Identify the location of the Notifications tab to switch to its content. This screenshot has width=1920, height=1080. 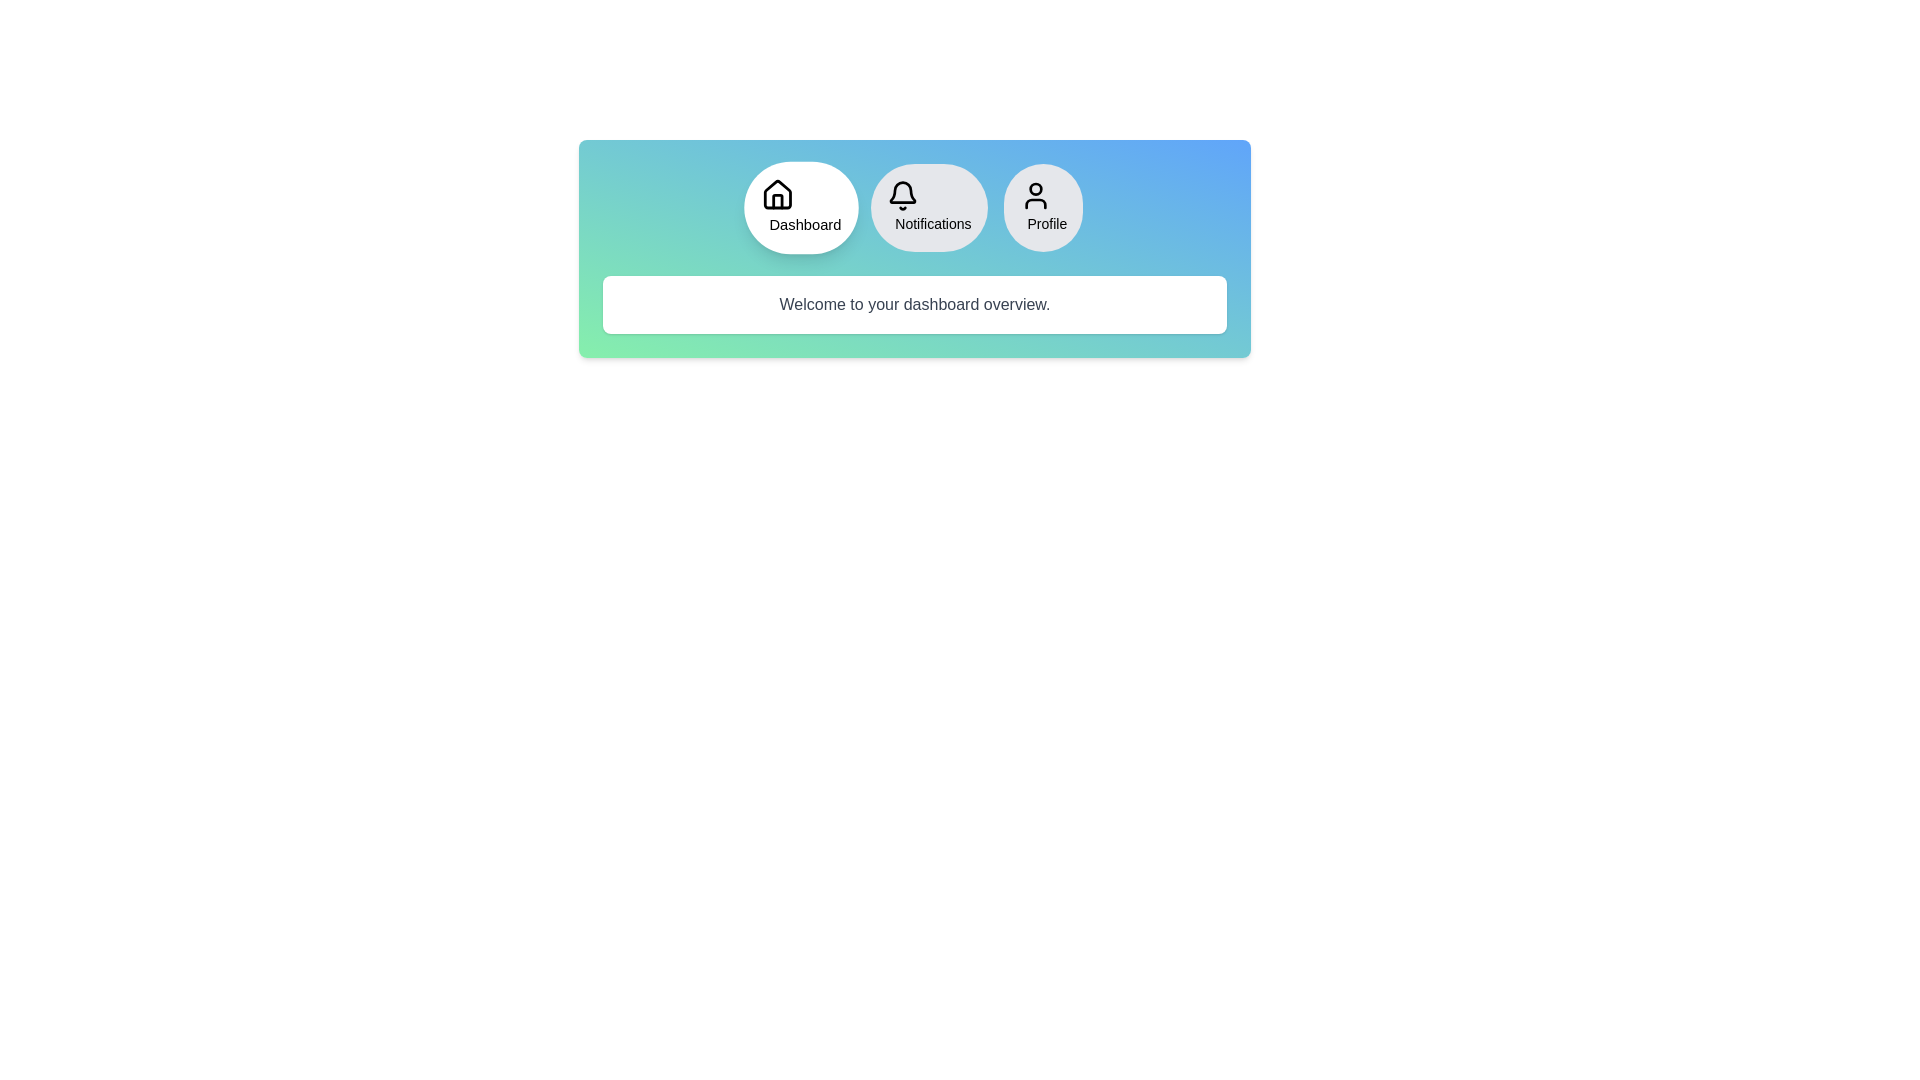
(928, 208).